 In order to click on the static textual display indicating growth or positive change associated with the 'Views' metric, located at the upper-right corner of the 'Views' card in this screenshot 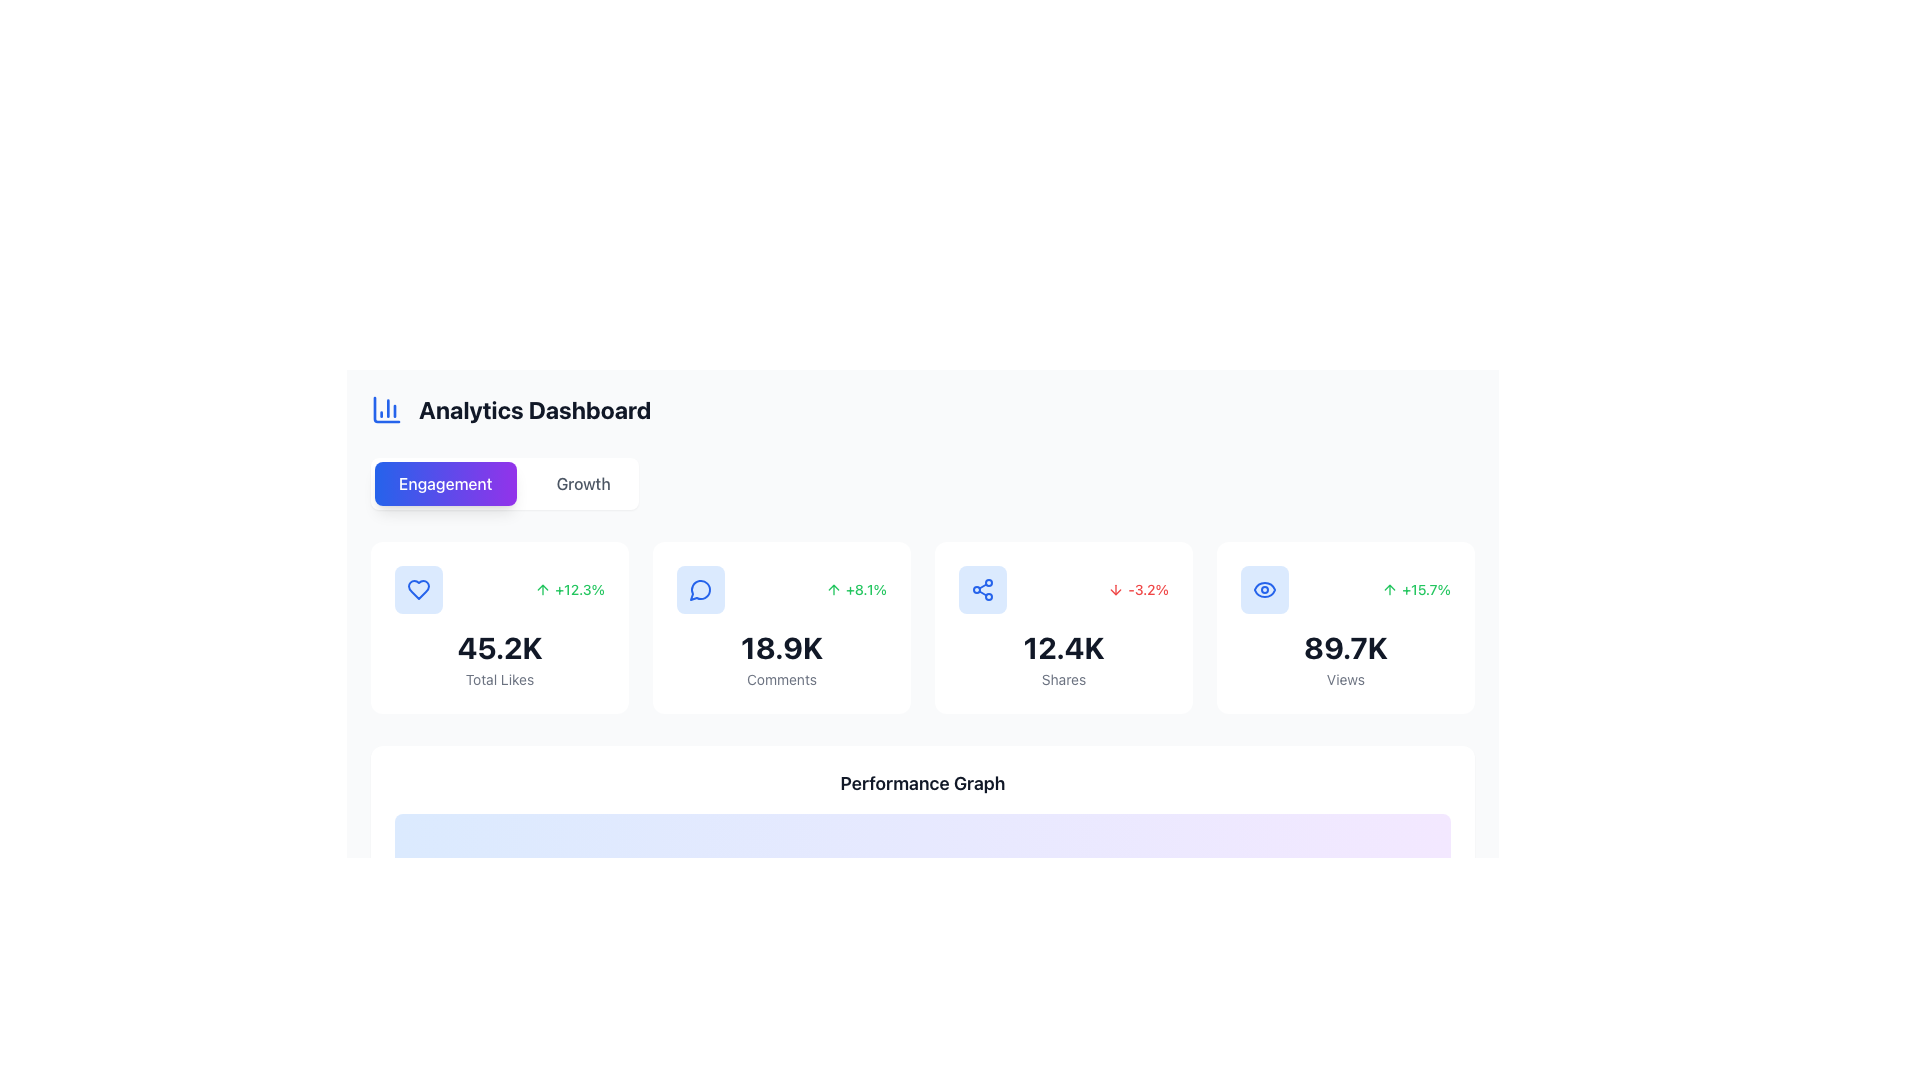, I will do `click(1415, 589)`.